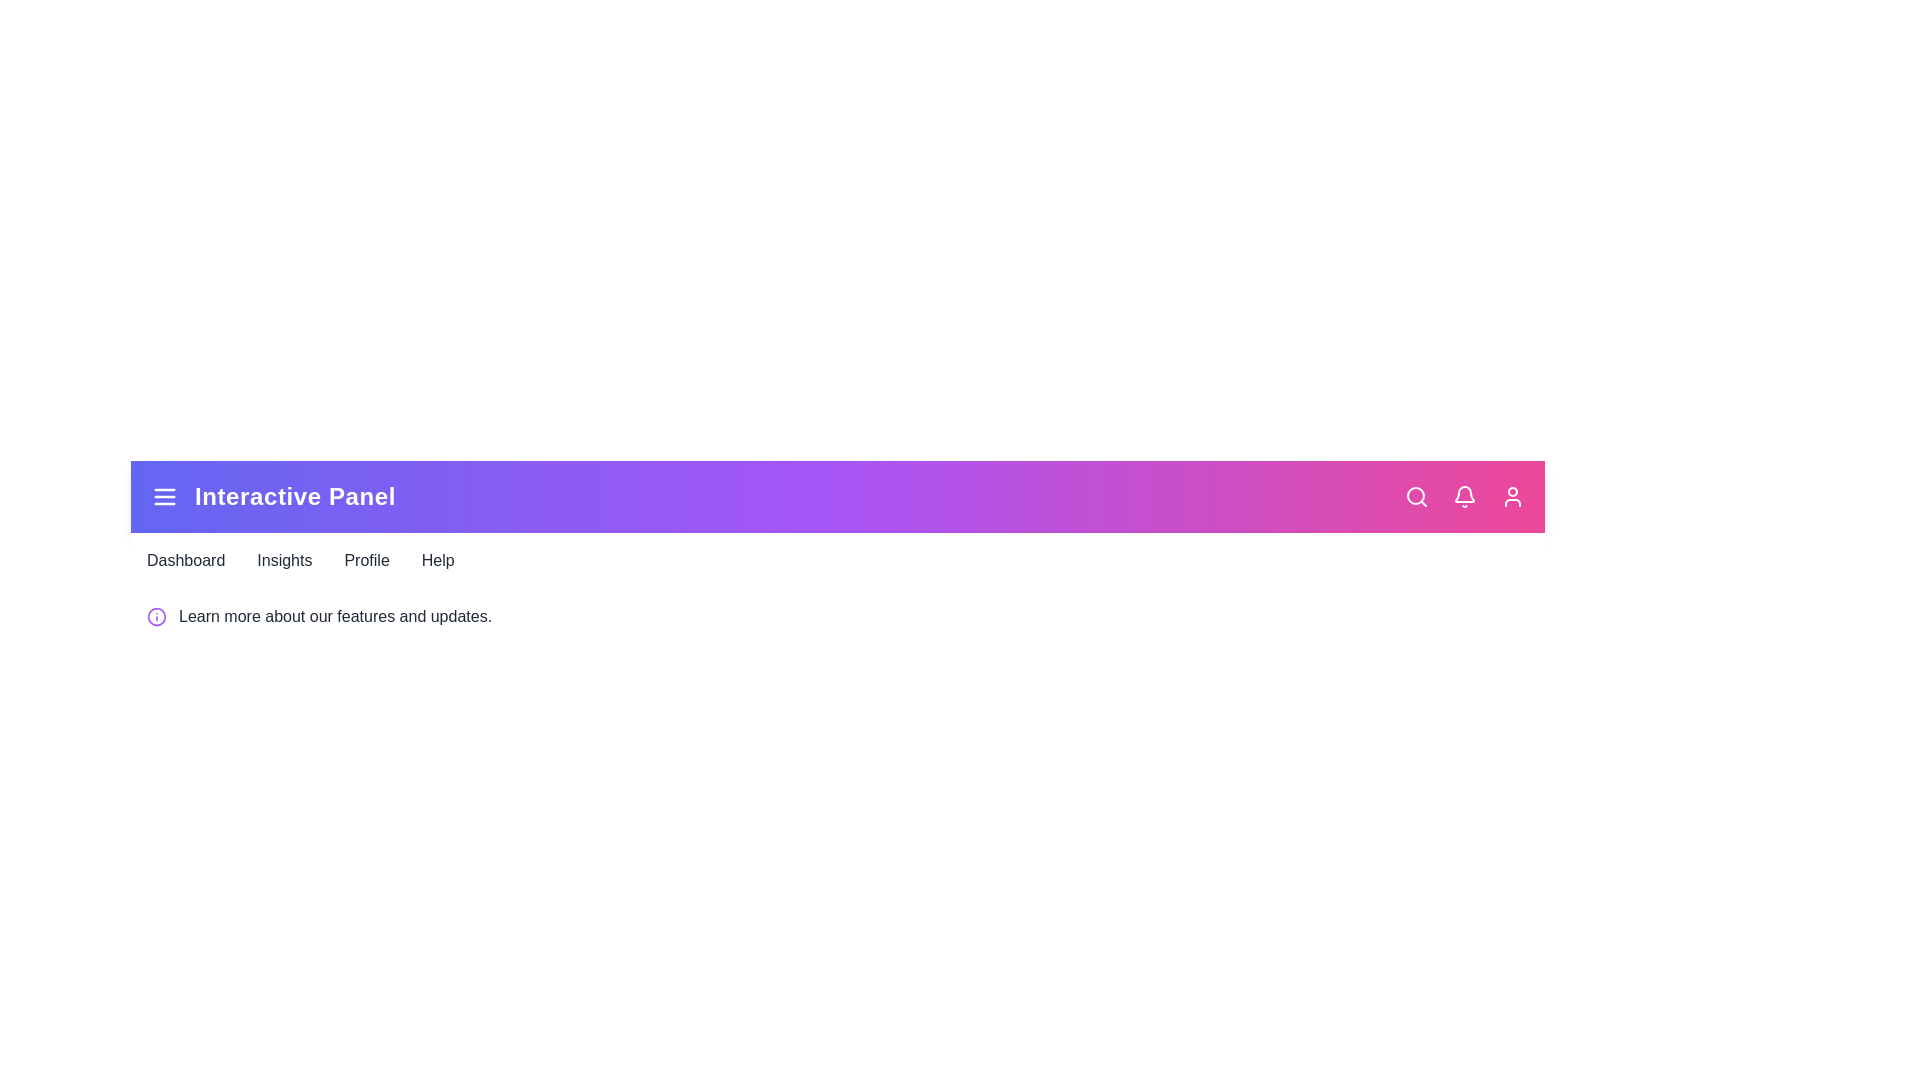 Image resolution: width=1920 pixels, height=1080 pixels. I want to click on the navigation link labeled Insights, so click(283, 560).